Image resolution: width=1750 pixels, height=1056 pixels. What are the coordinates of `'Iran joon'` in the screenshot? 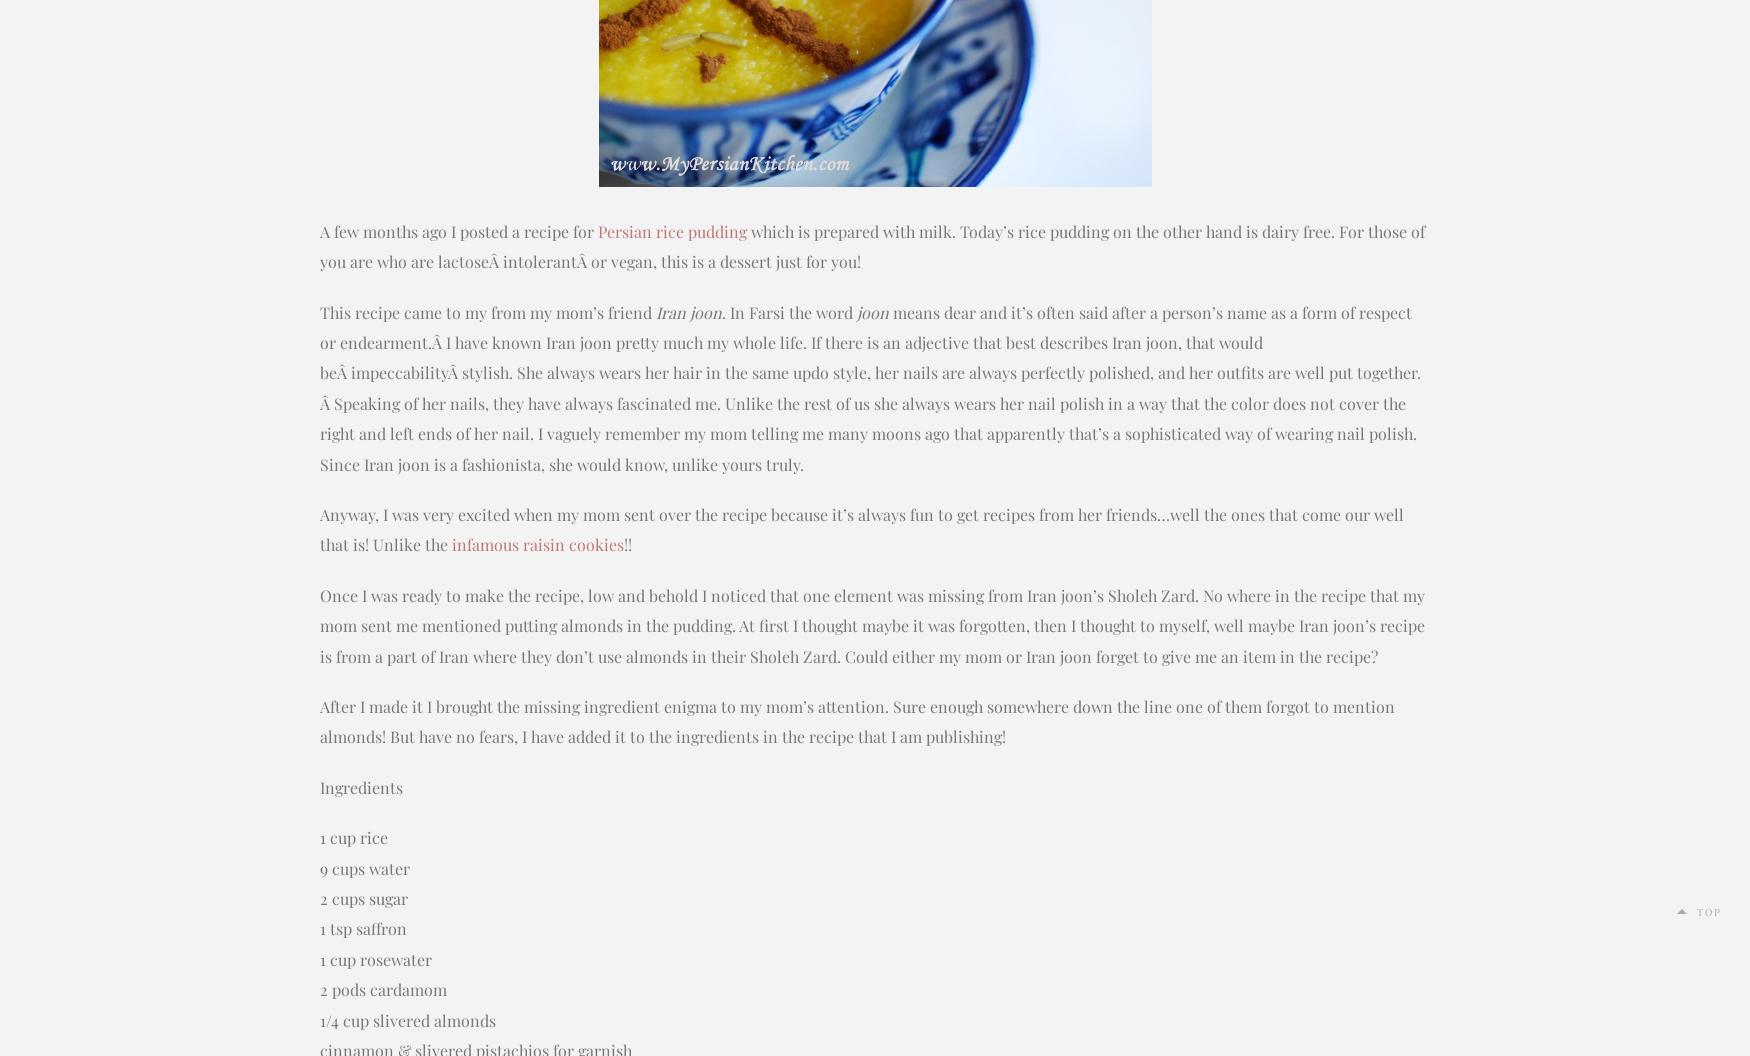 It's located at (688, 311).